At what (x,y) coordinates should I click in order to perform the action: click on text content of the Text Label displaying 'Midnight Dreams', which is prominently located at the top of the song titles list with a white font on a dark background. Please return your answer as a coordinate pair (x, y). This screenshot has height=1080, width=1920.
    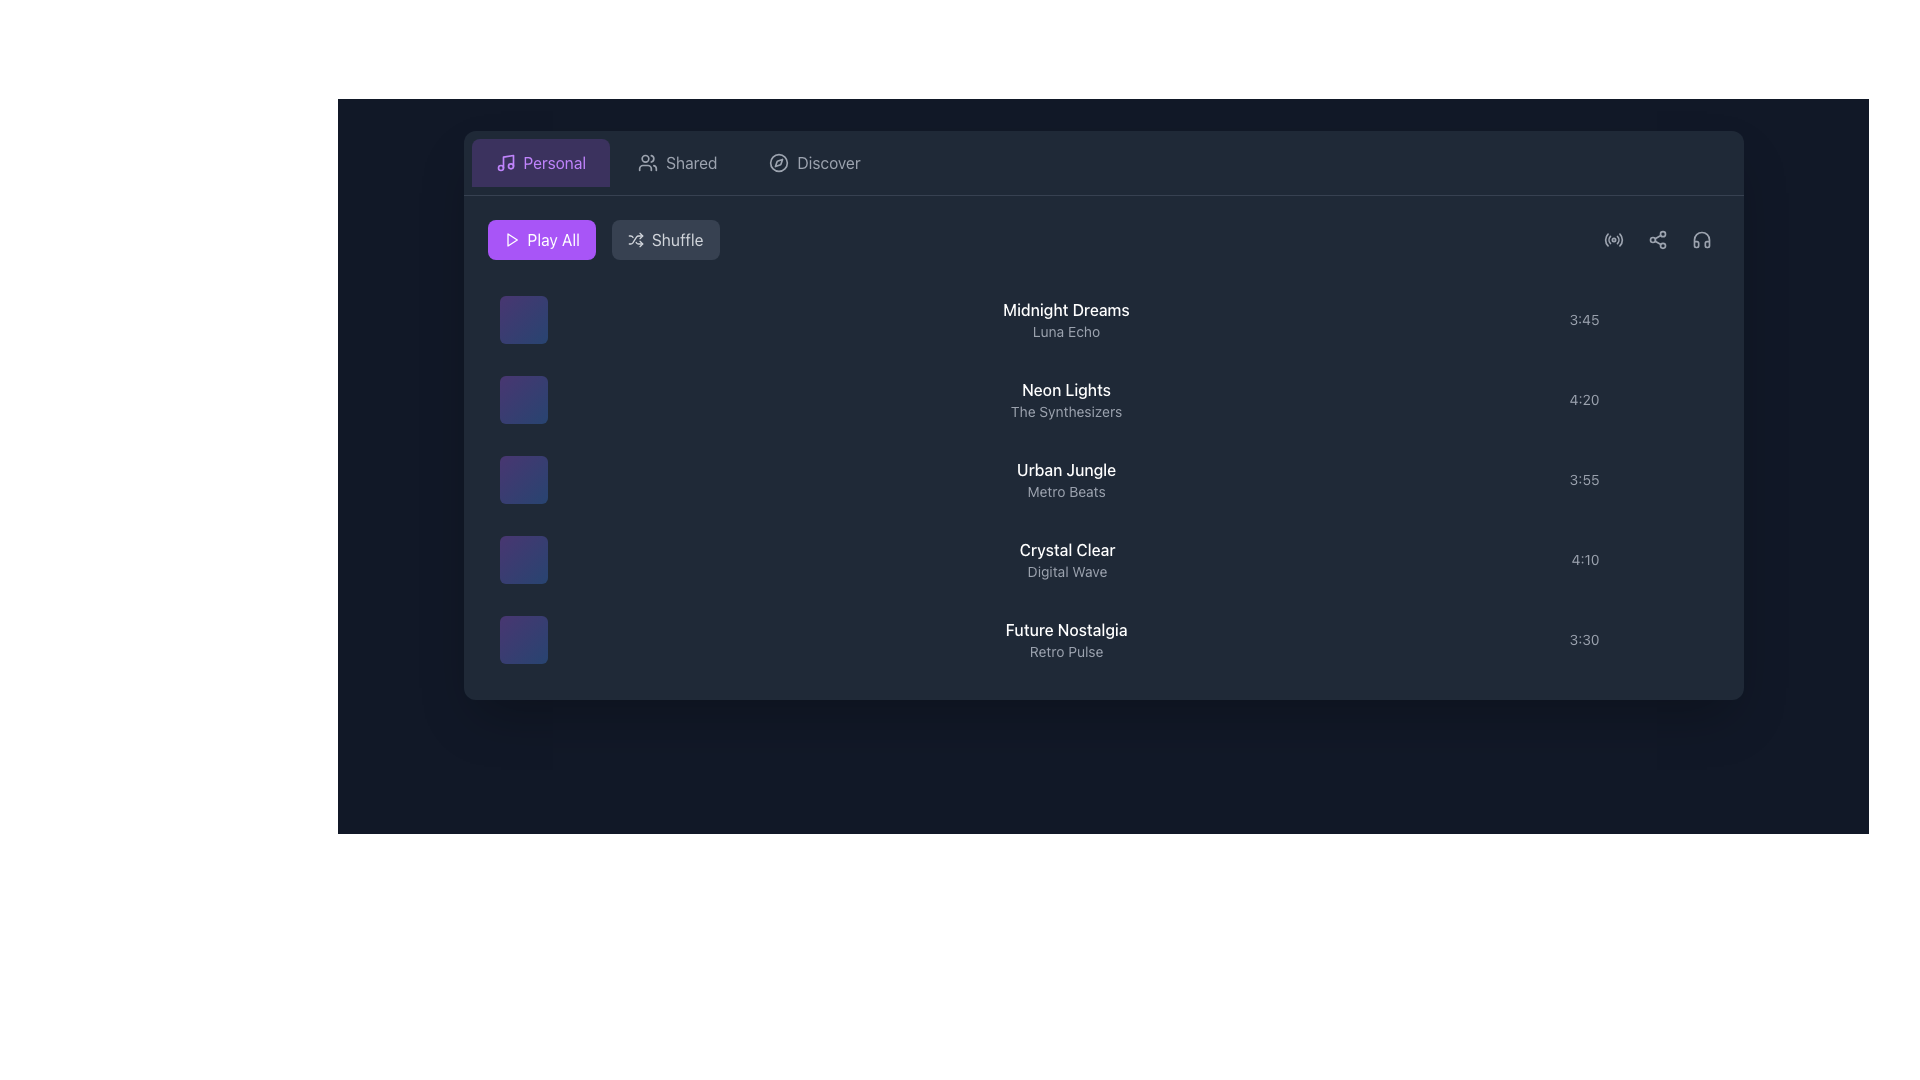
    Looking at the image, I should click on (1065, 309).